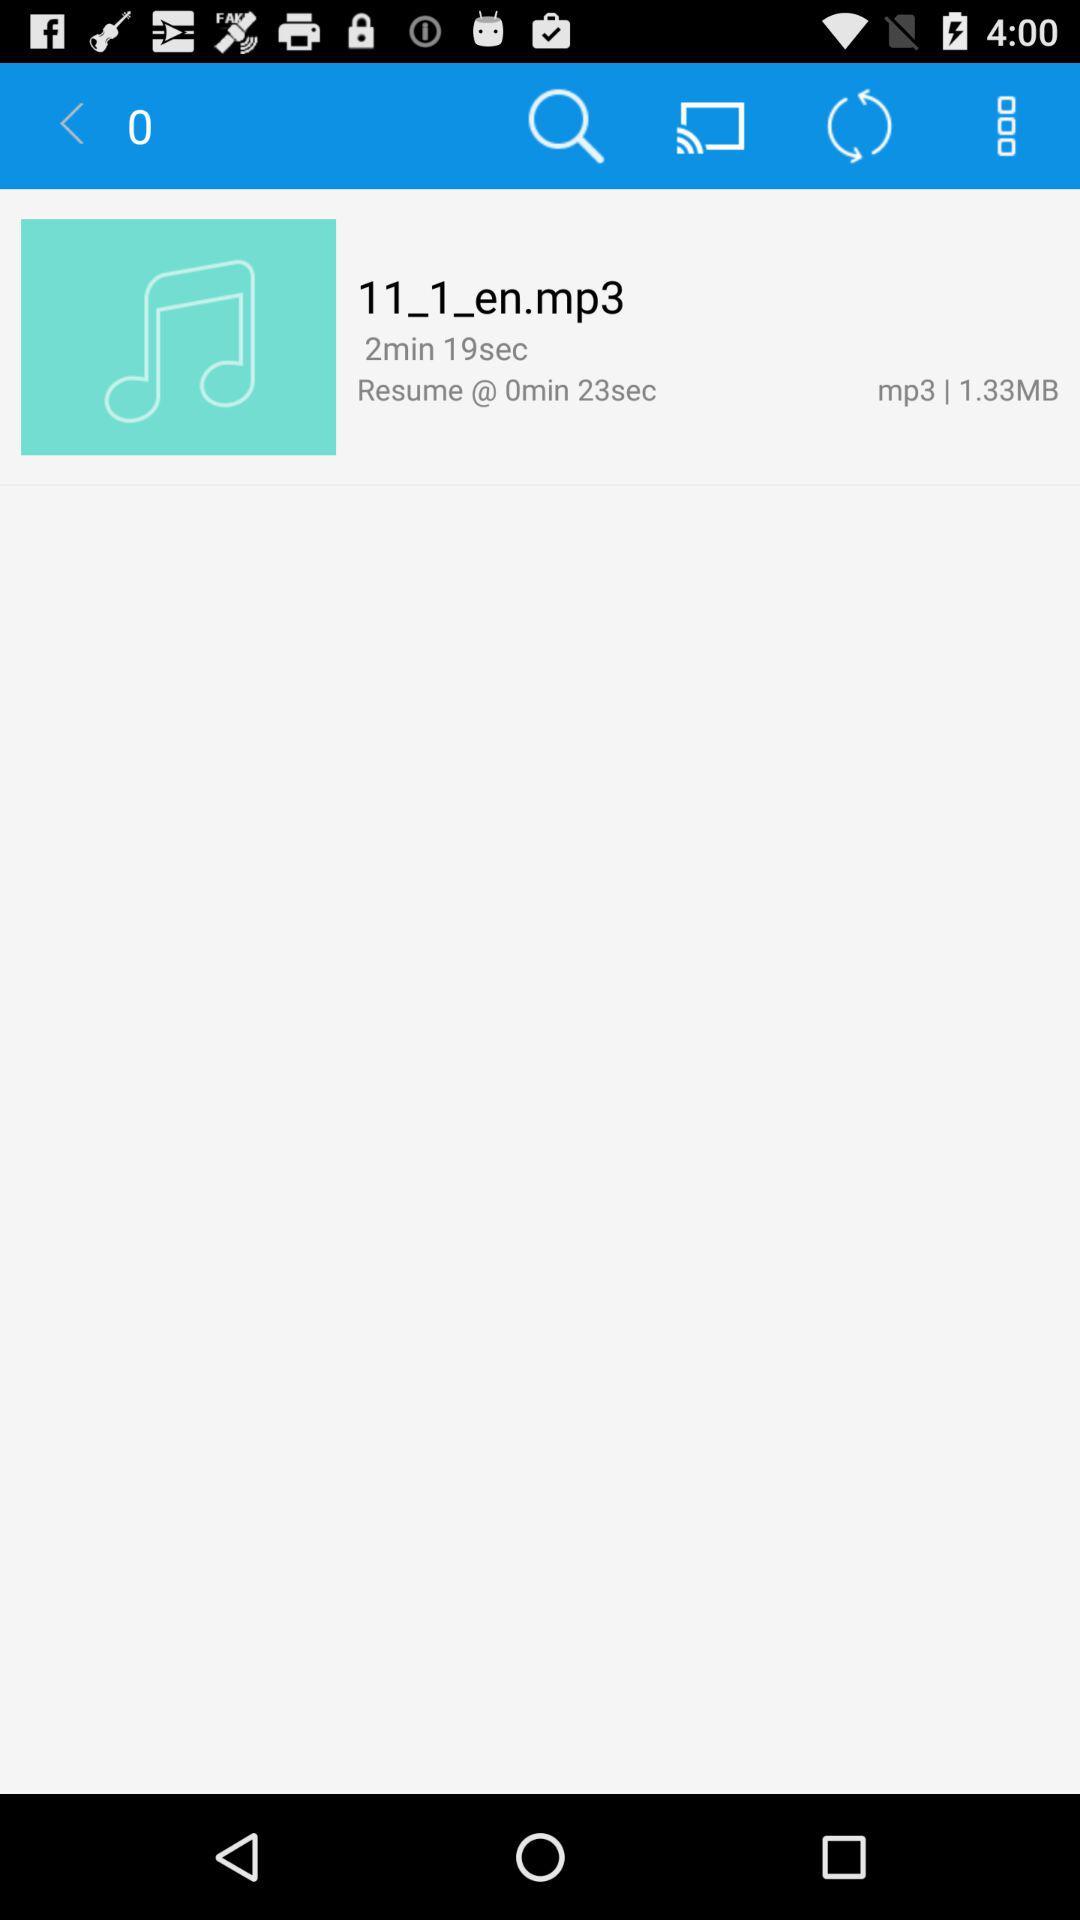 This screenshot has width=1080, height=1920. I want to click on the app to the left of the mp3 | 1.33mb, so click(543, 350).